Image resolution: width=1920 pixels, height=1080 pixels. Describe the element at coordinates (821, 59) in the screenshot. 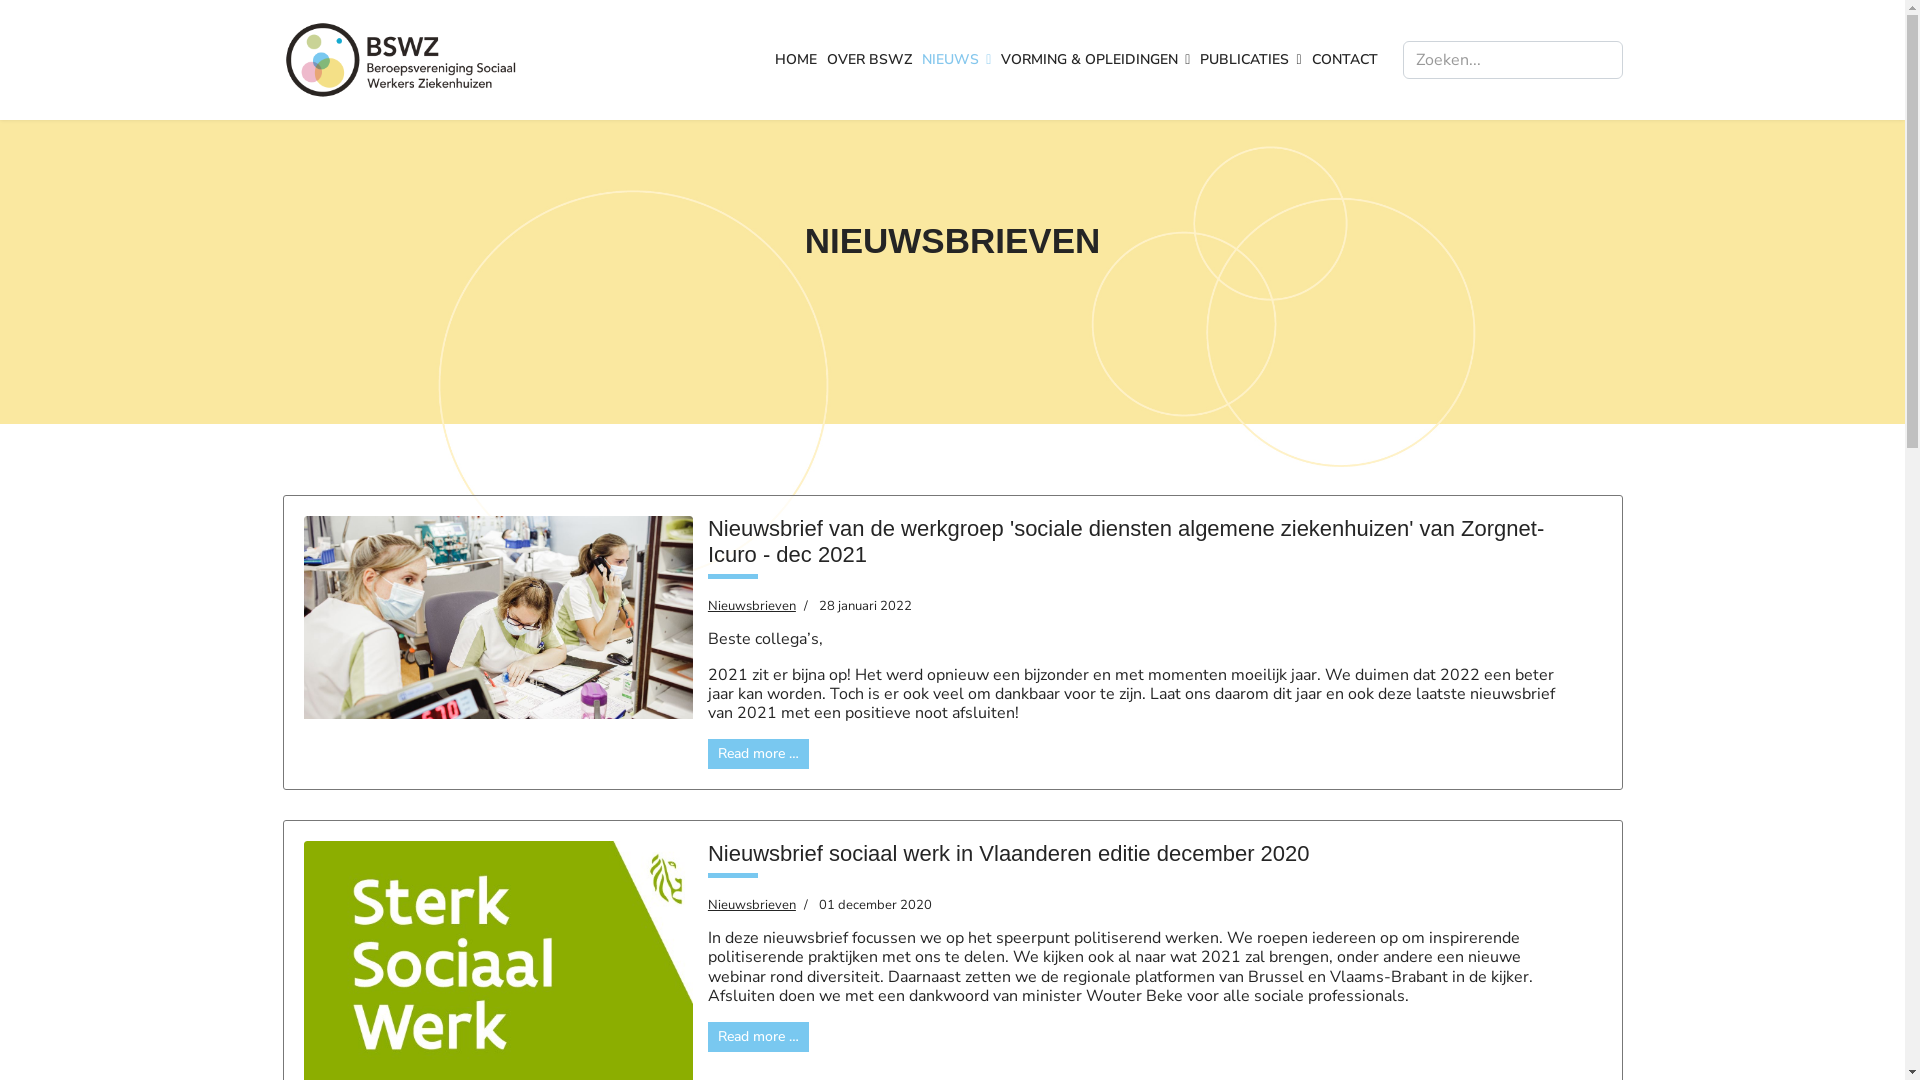

I see `'OVER BSWZ'` at that location.